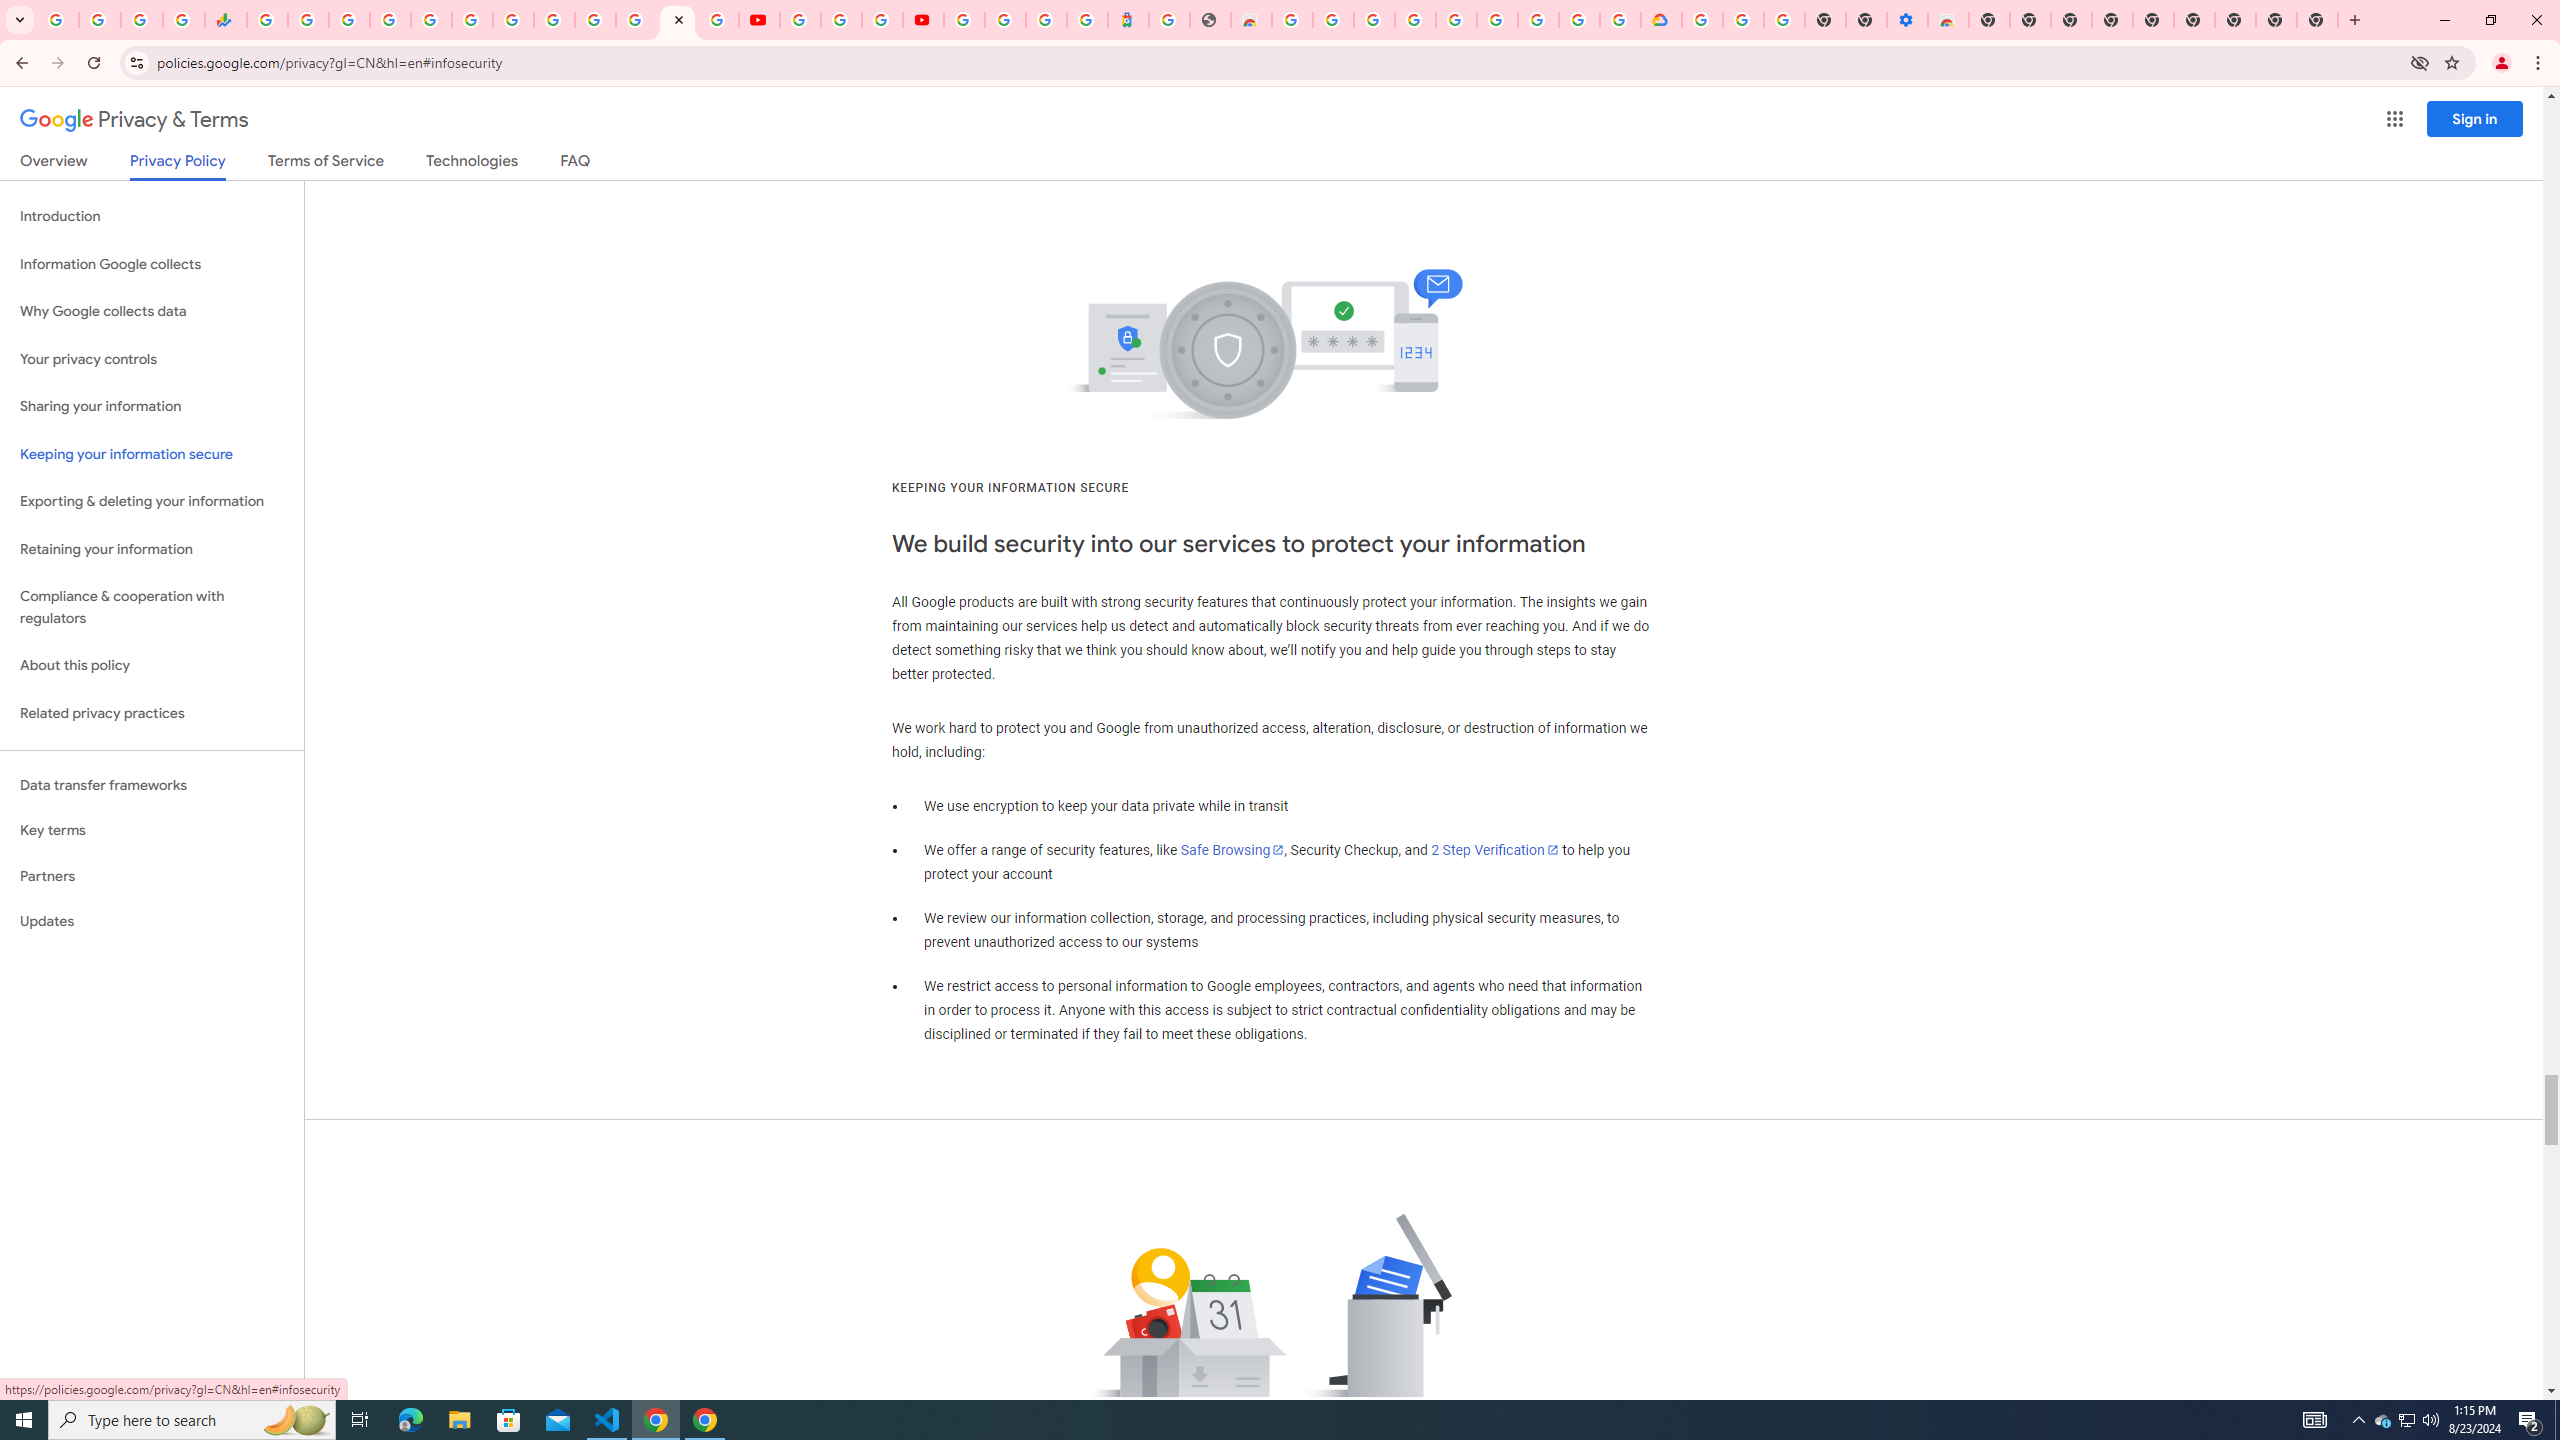 The image size is (2560, 1440). I want to click on 'Android TV Policies and Guidelines - Transparency Center', so click(513, 19).